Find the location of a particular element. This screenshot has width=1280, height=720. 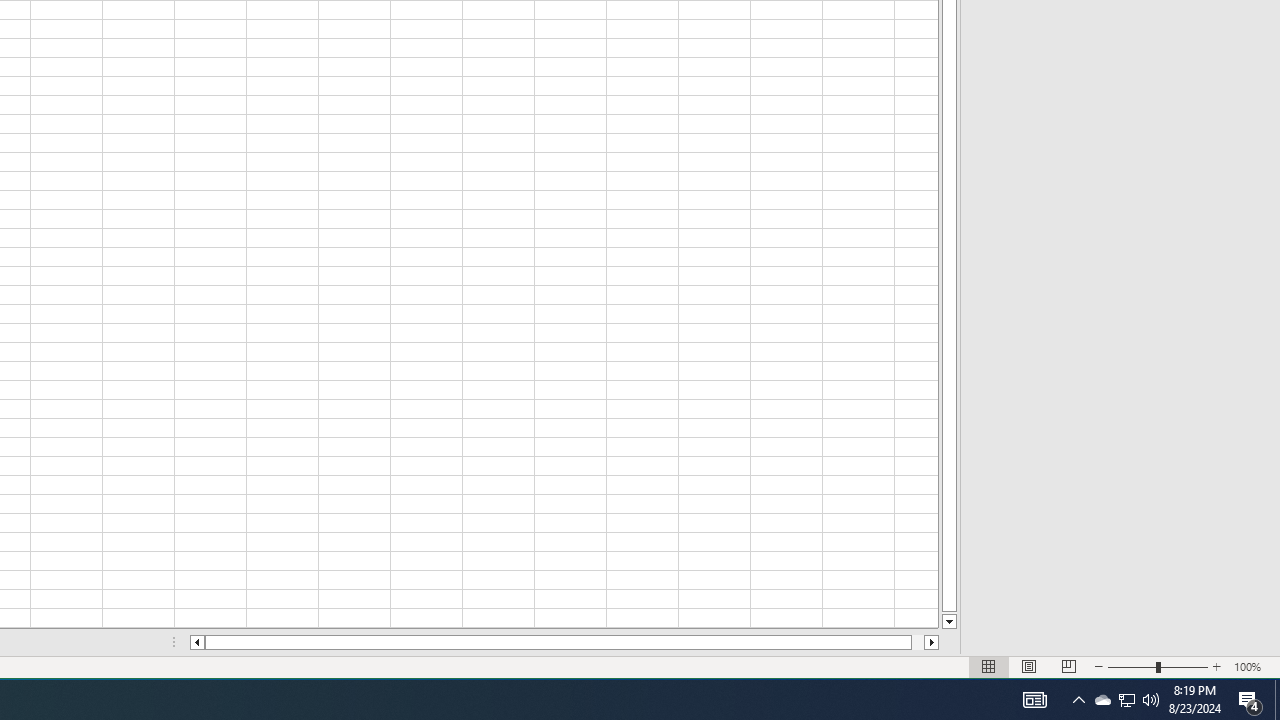

'Line down' is located at coordinates (948, 621).